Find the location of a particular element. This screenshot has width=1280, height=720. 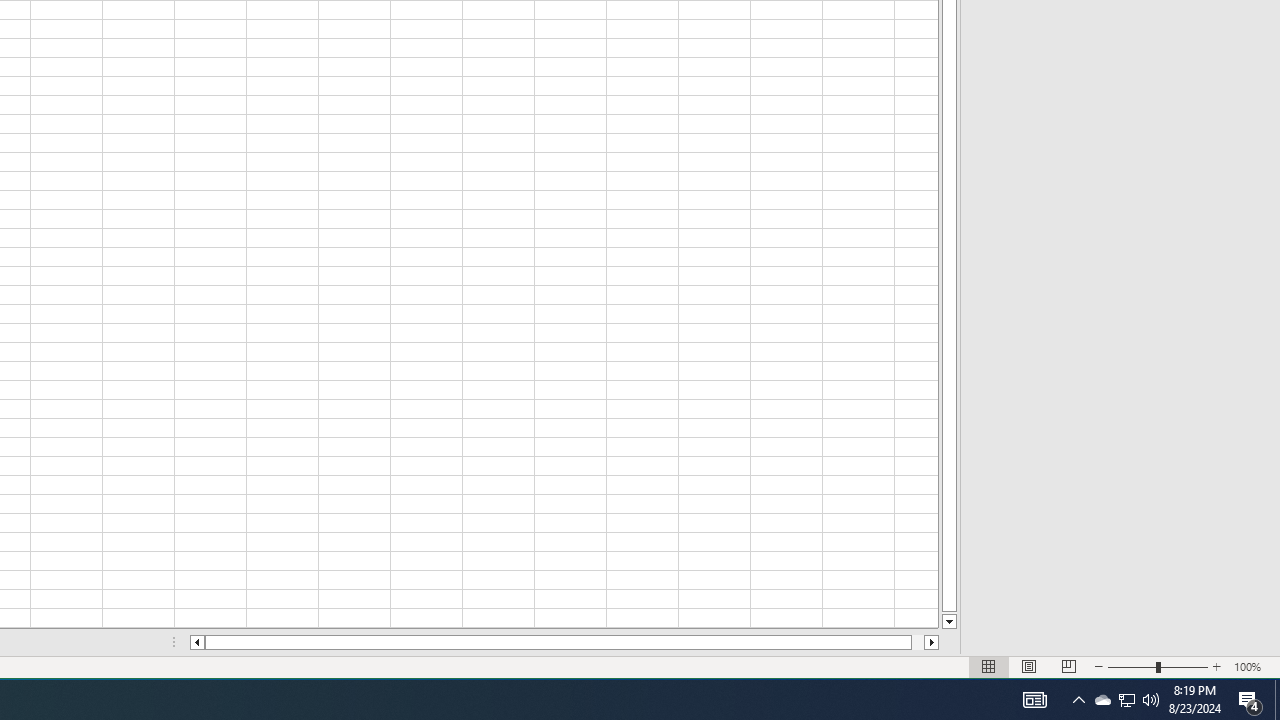

'Line down' is located at coordinates (948, 621).